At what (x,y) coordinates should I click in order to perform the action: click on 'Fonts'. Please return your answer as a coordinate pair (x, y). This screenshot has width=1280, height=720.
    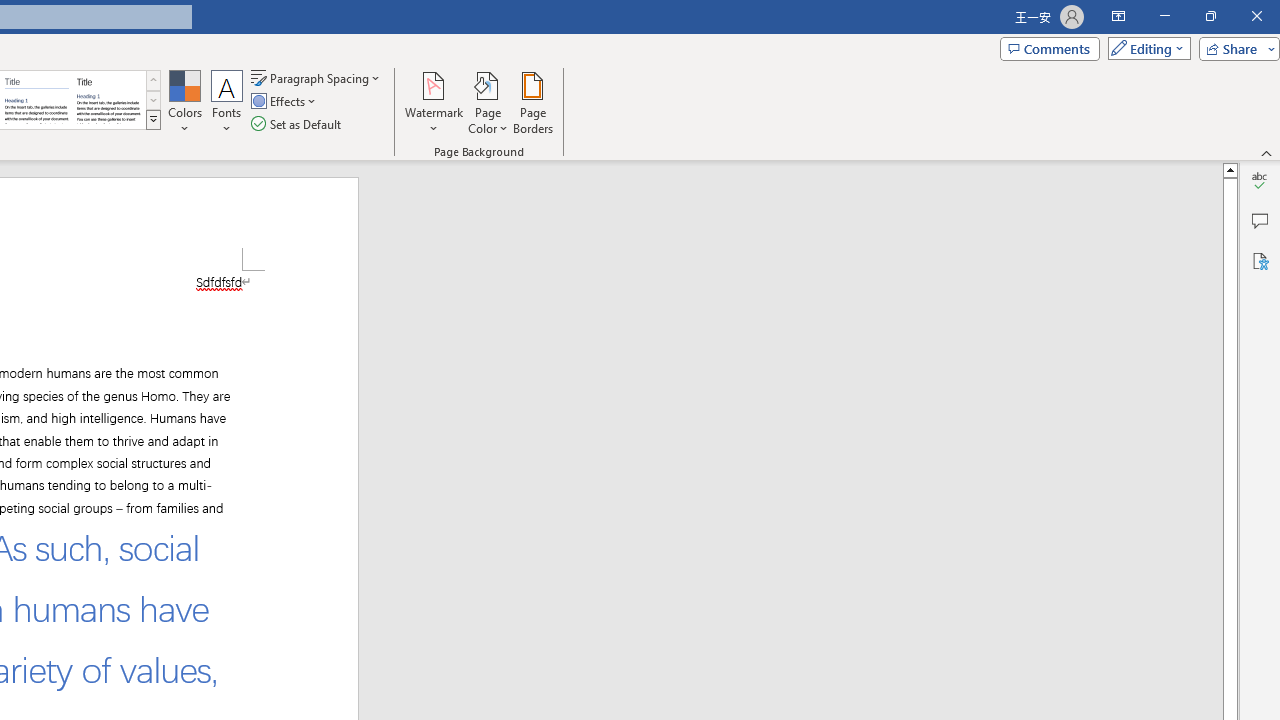
    Looking at the image, I should click on (227, 103).